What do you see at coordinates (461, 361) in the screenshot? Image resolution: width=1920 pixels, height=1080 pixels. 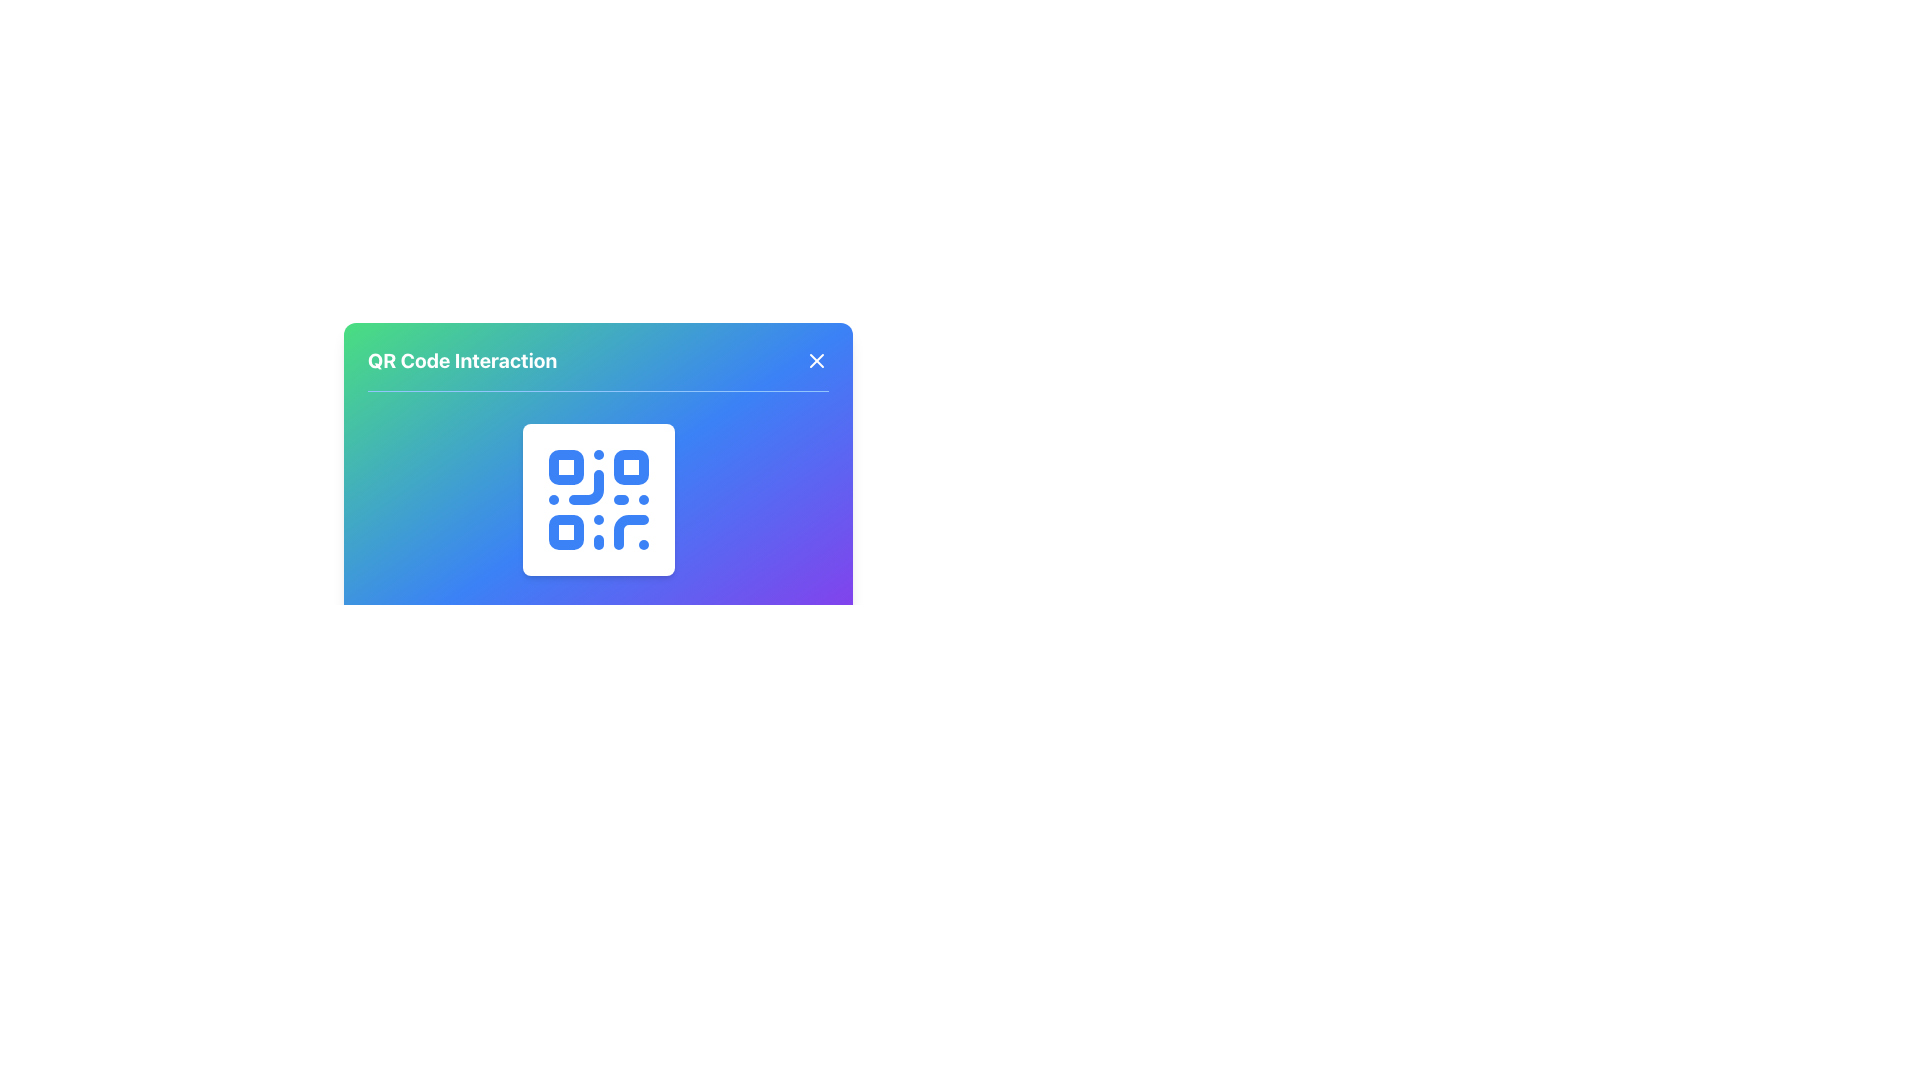 I see `the title text label in the top-left area of the card interface, which provides context for the card's functionality` at bounding box center [461, 361].